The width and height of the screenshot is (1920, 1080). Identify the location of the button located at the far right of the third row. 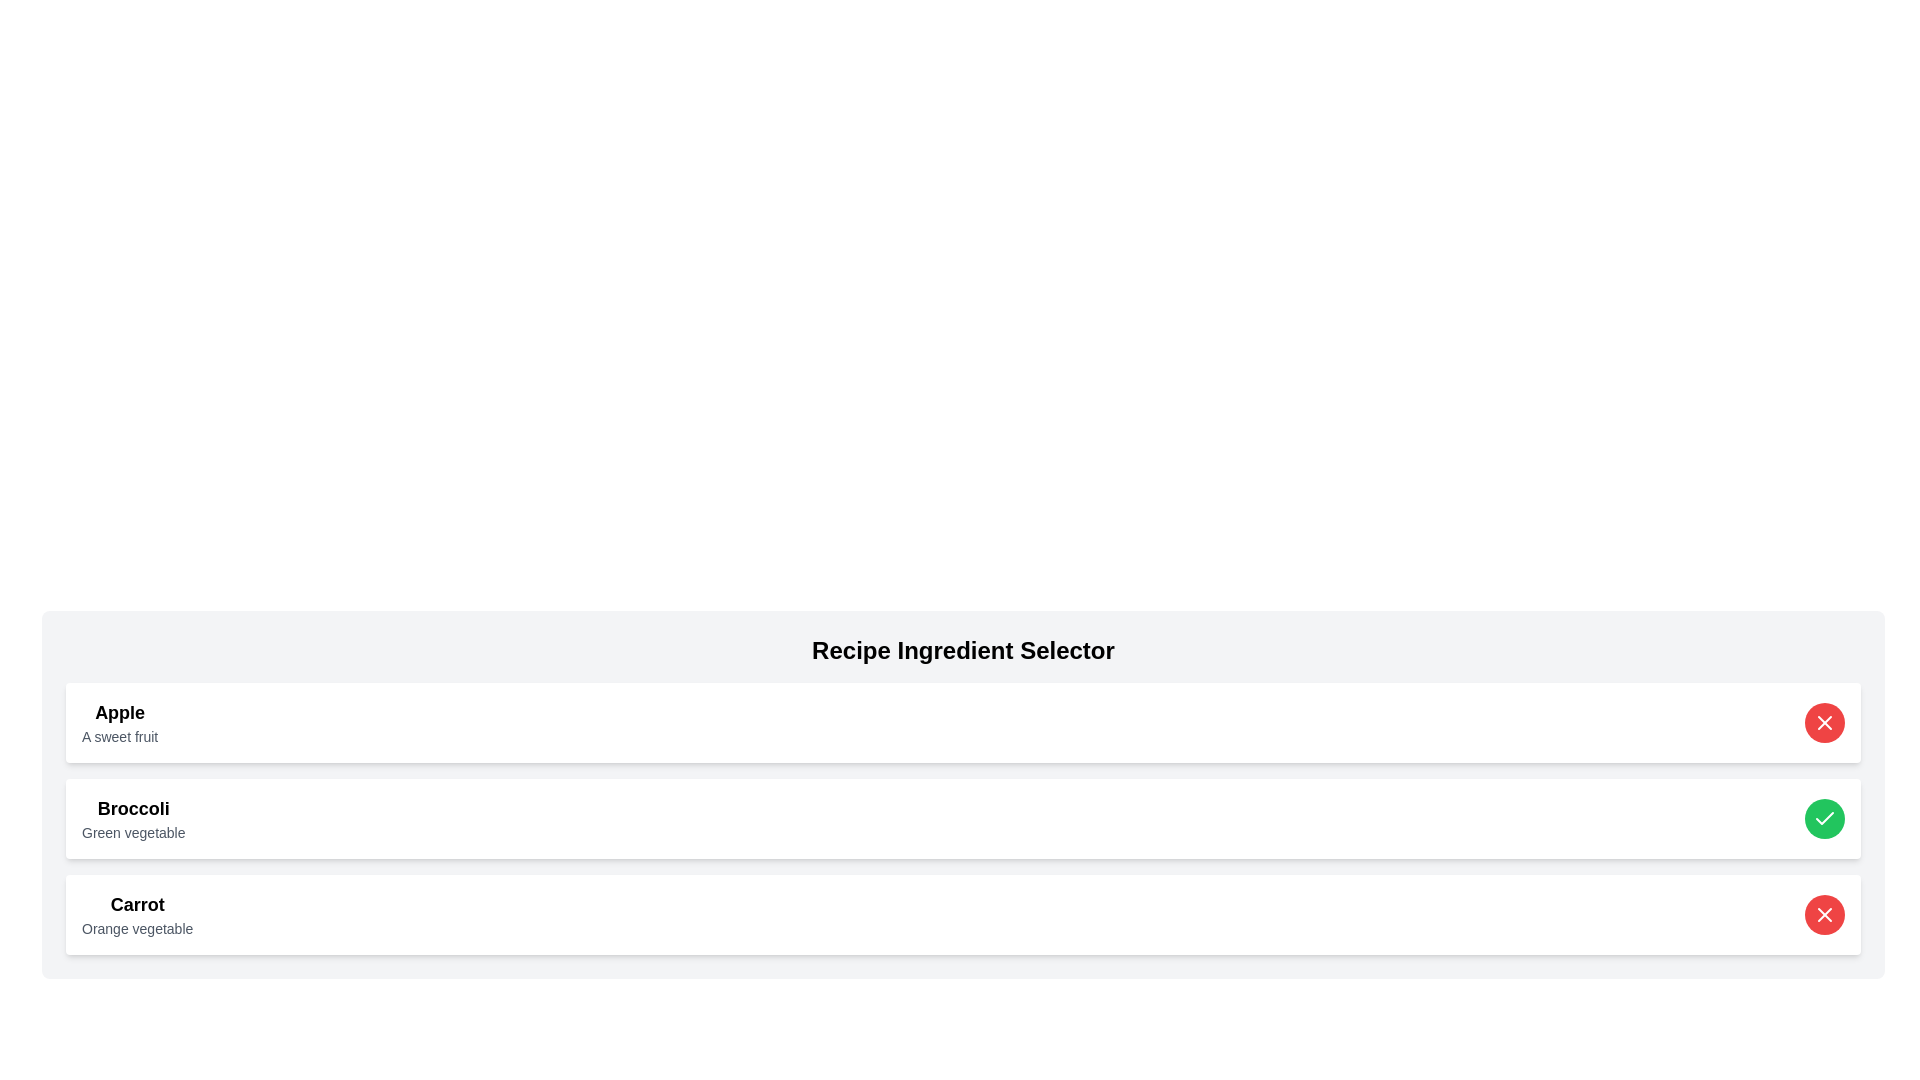
(1824, 914).